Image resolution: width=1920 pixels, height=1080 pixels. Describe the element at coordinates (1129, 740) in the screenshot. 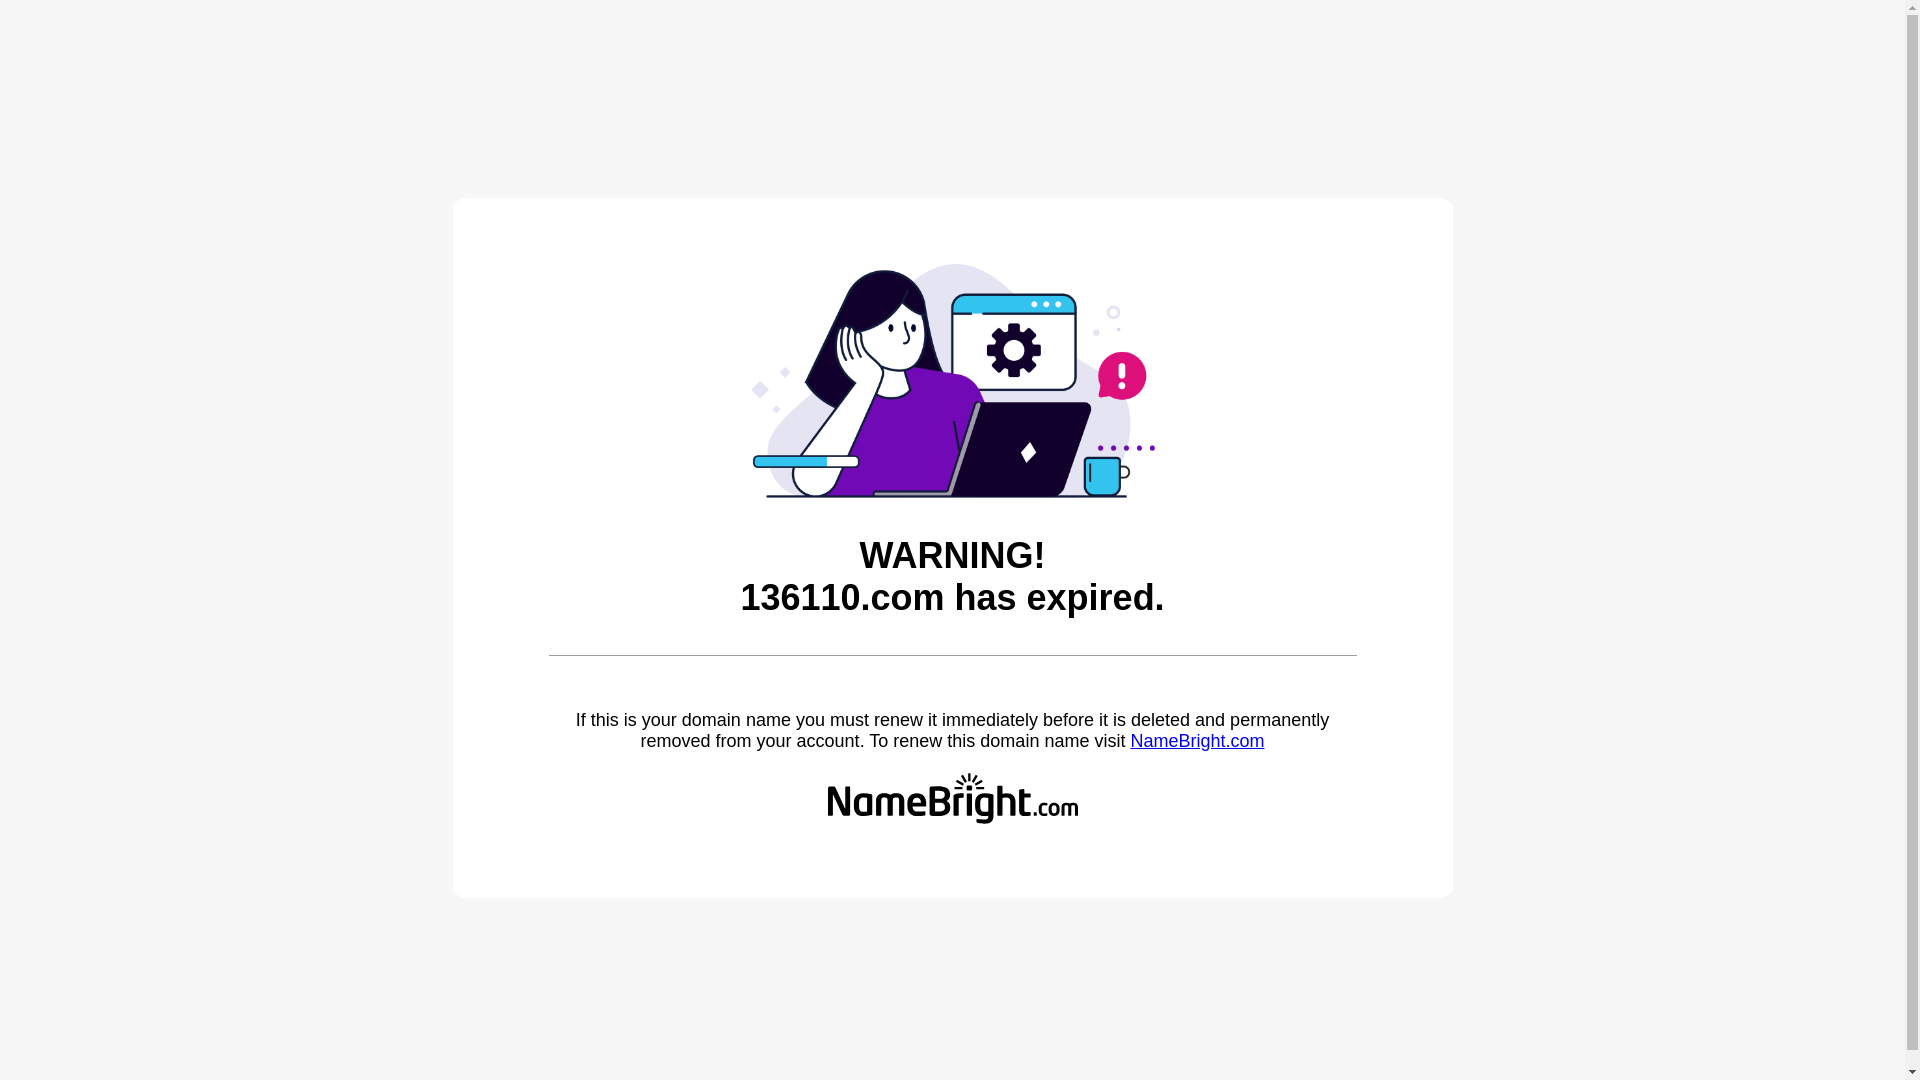

I see `'NameBright.com'` at that location.